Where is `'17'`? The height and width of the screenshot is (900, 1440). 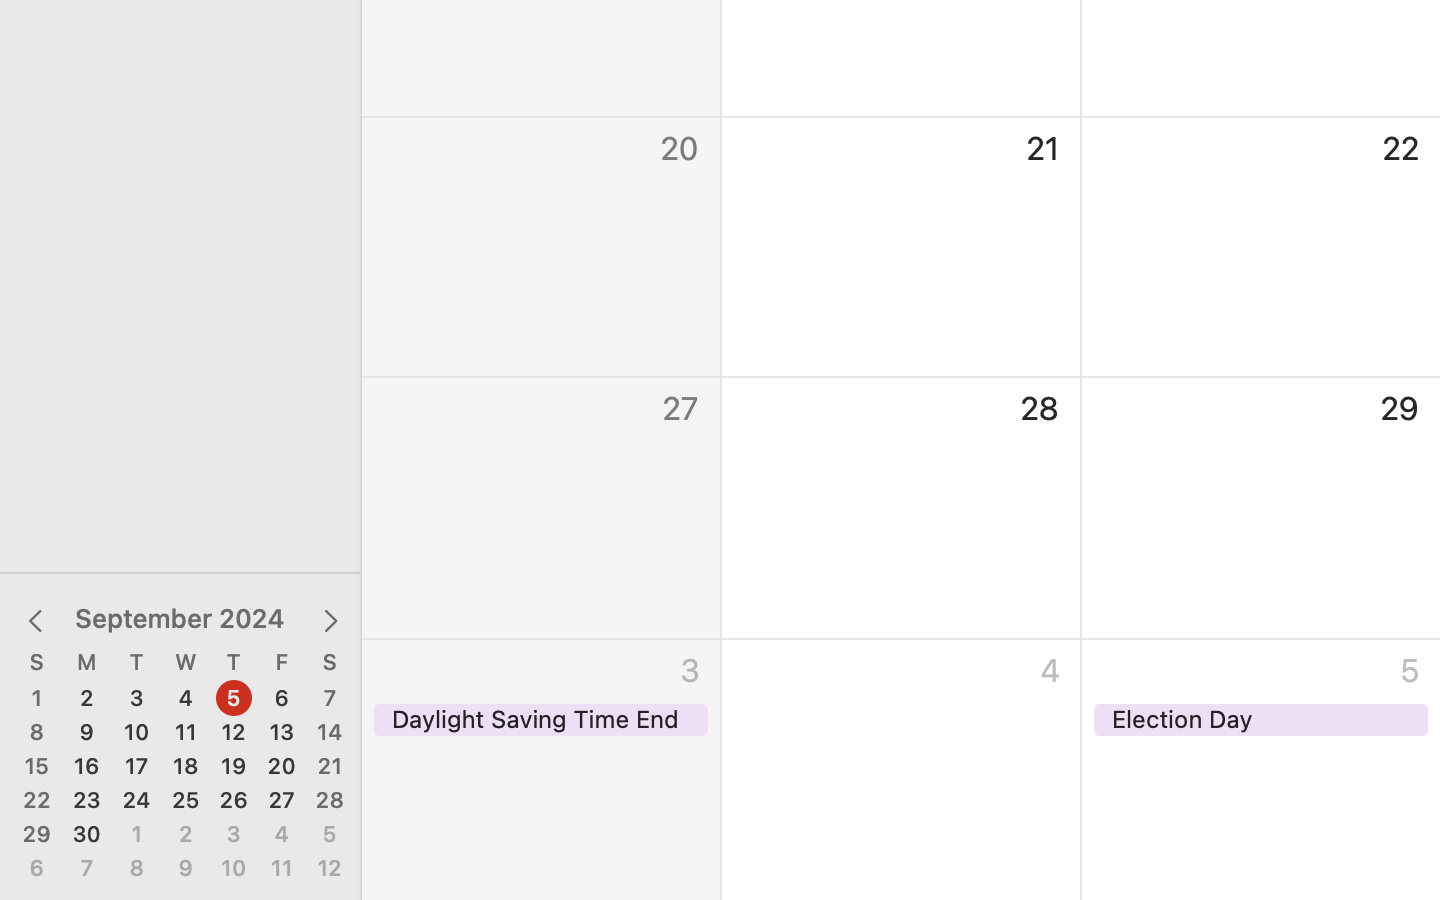
'17' is located at coordinates (135, 765).